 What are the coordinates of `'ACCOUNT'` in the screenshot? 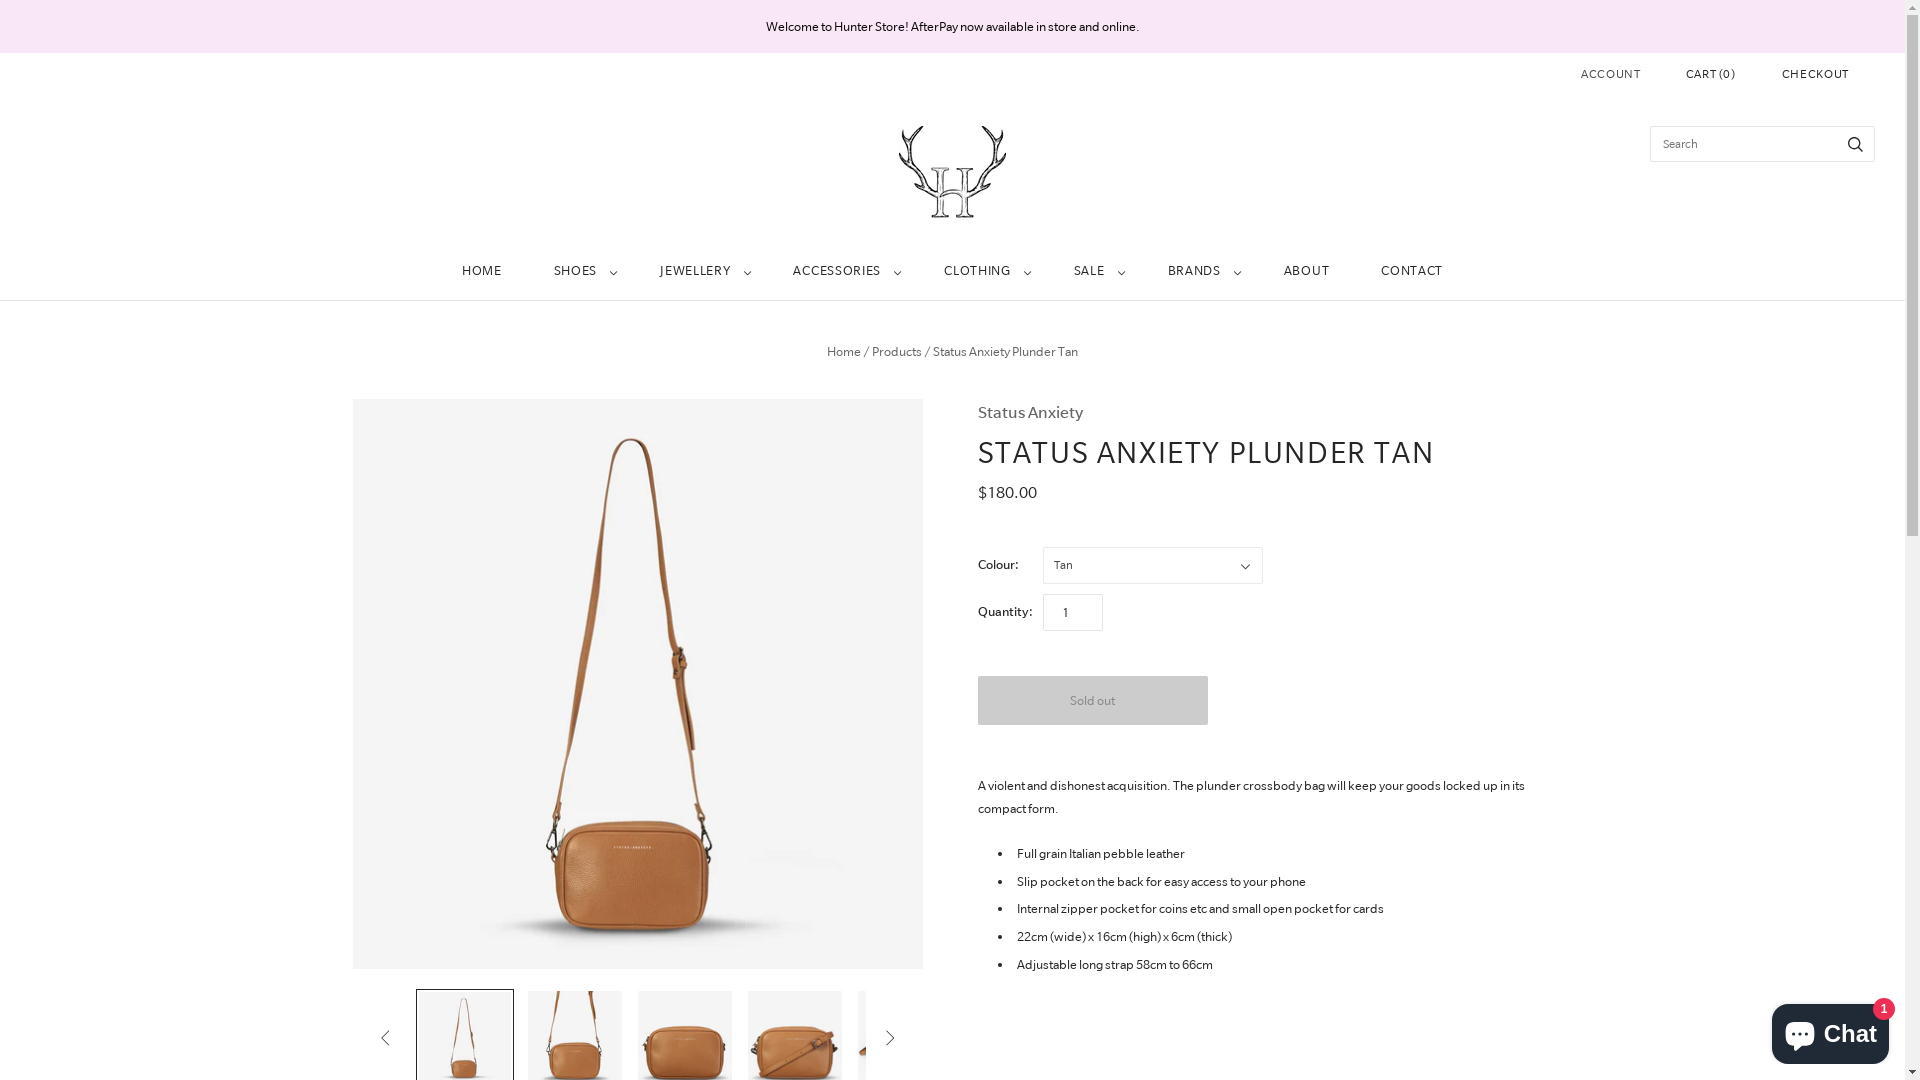 It's located at (1611, 72).